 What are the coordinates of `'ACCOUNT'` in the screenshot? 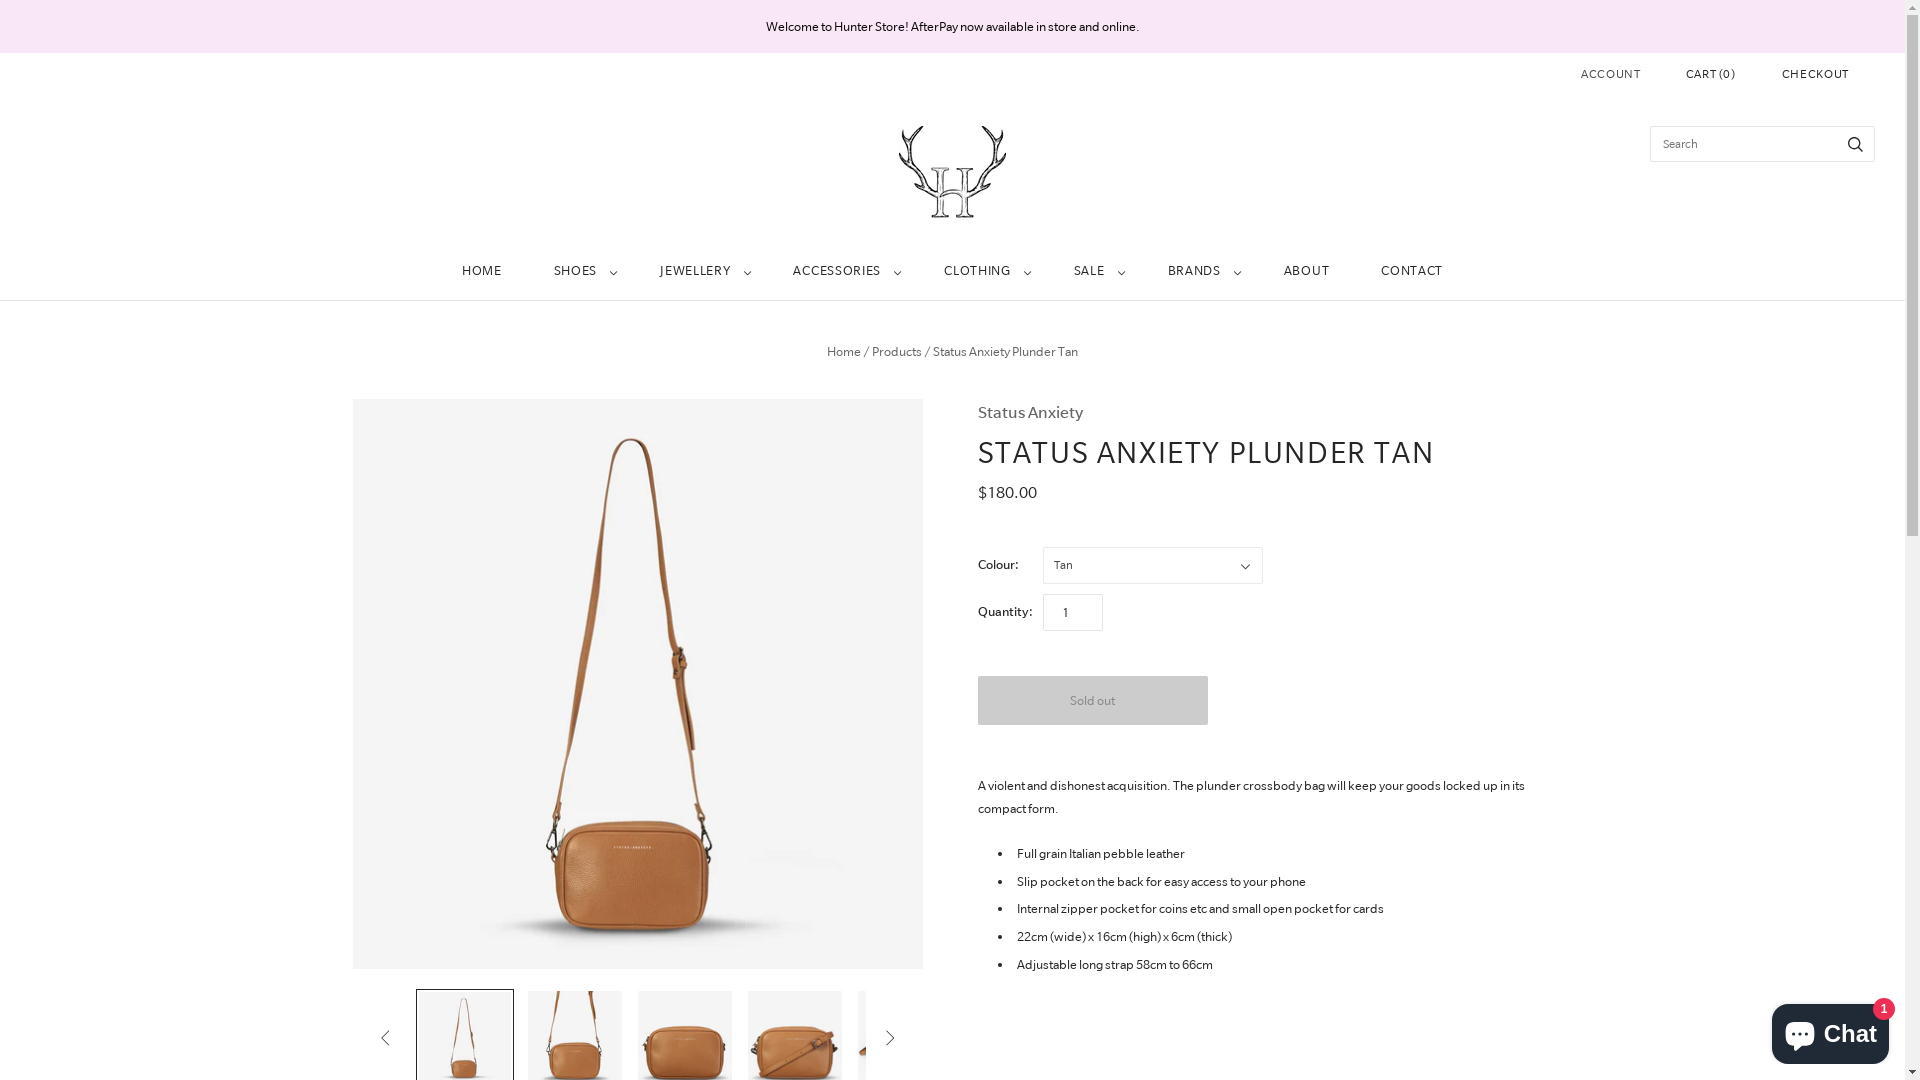 It's located at (1611, 72).